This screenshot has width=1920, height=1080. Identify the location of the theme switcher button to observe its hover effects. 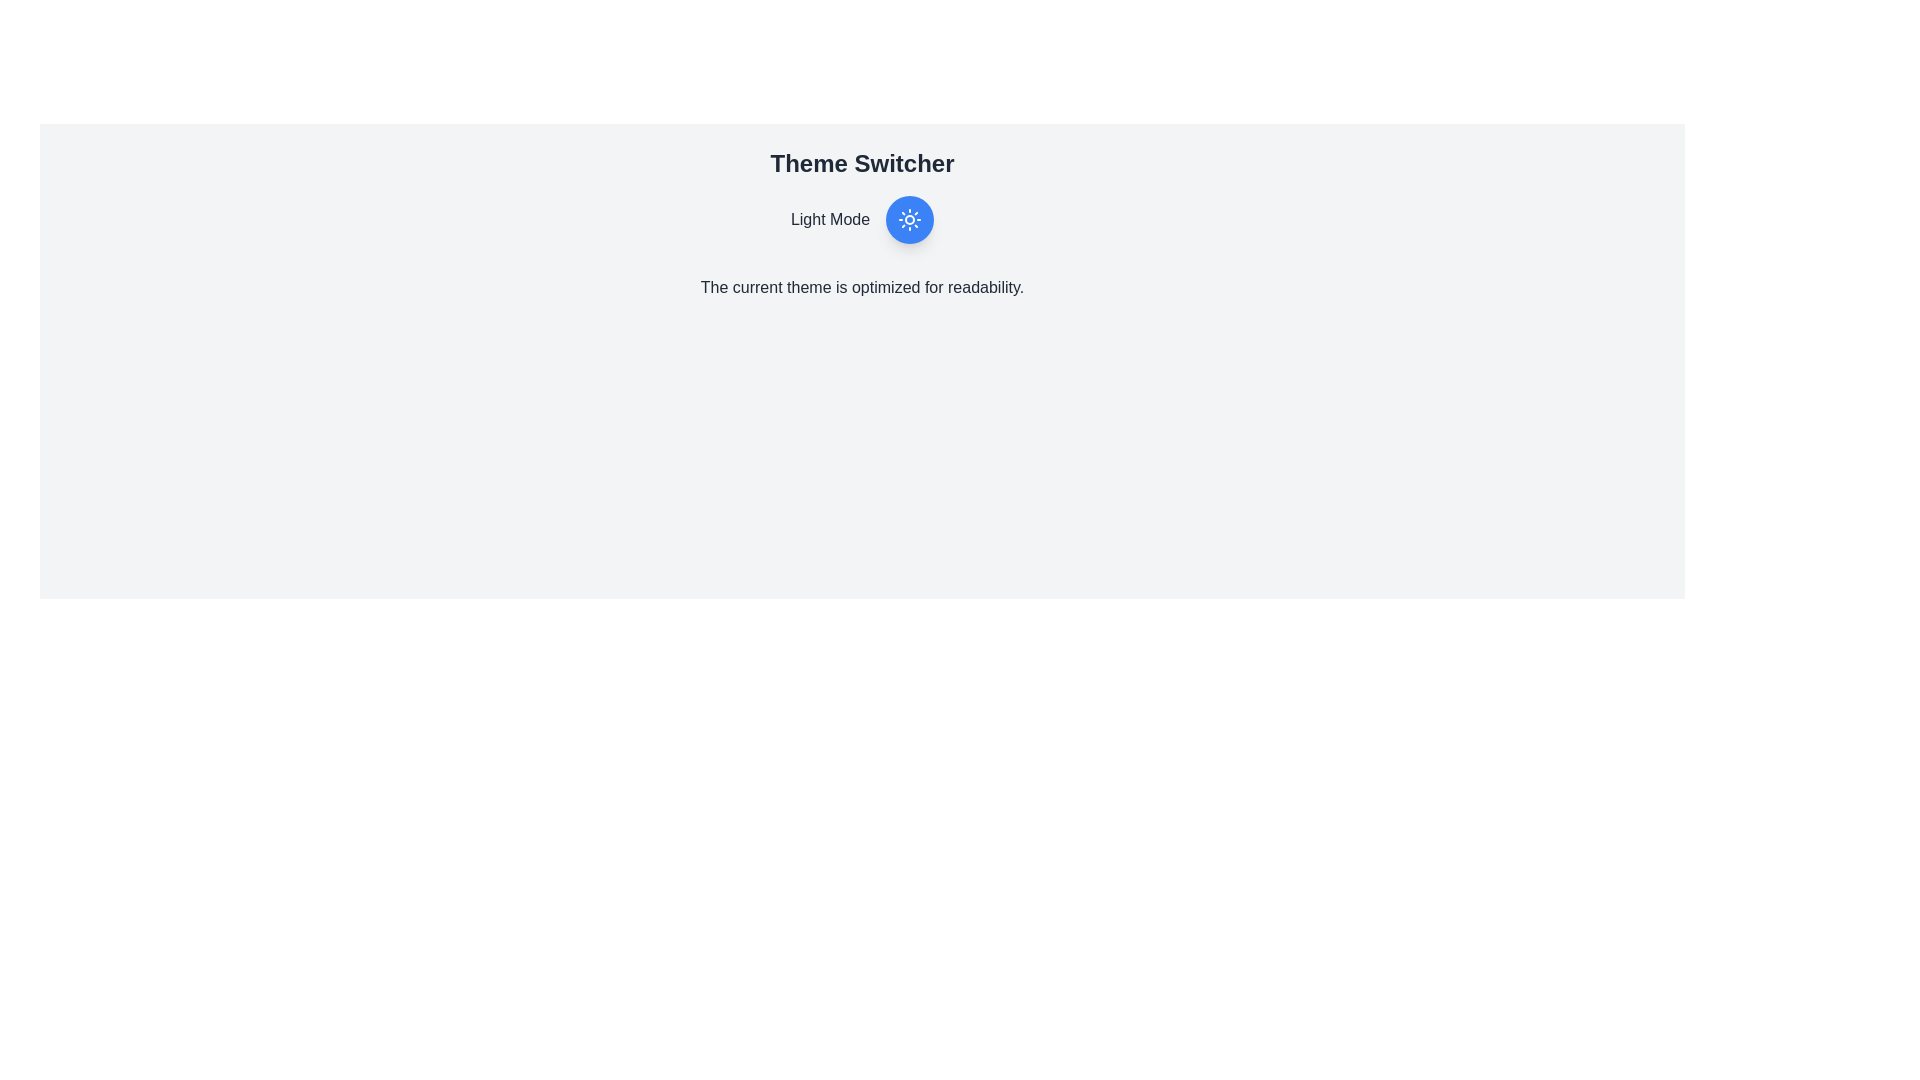
(909, 219).